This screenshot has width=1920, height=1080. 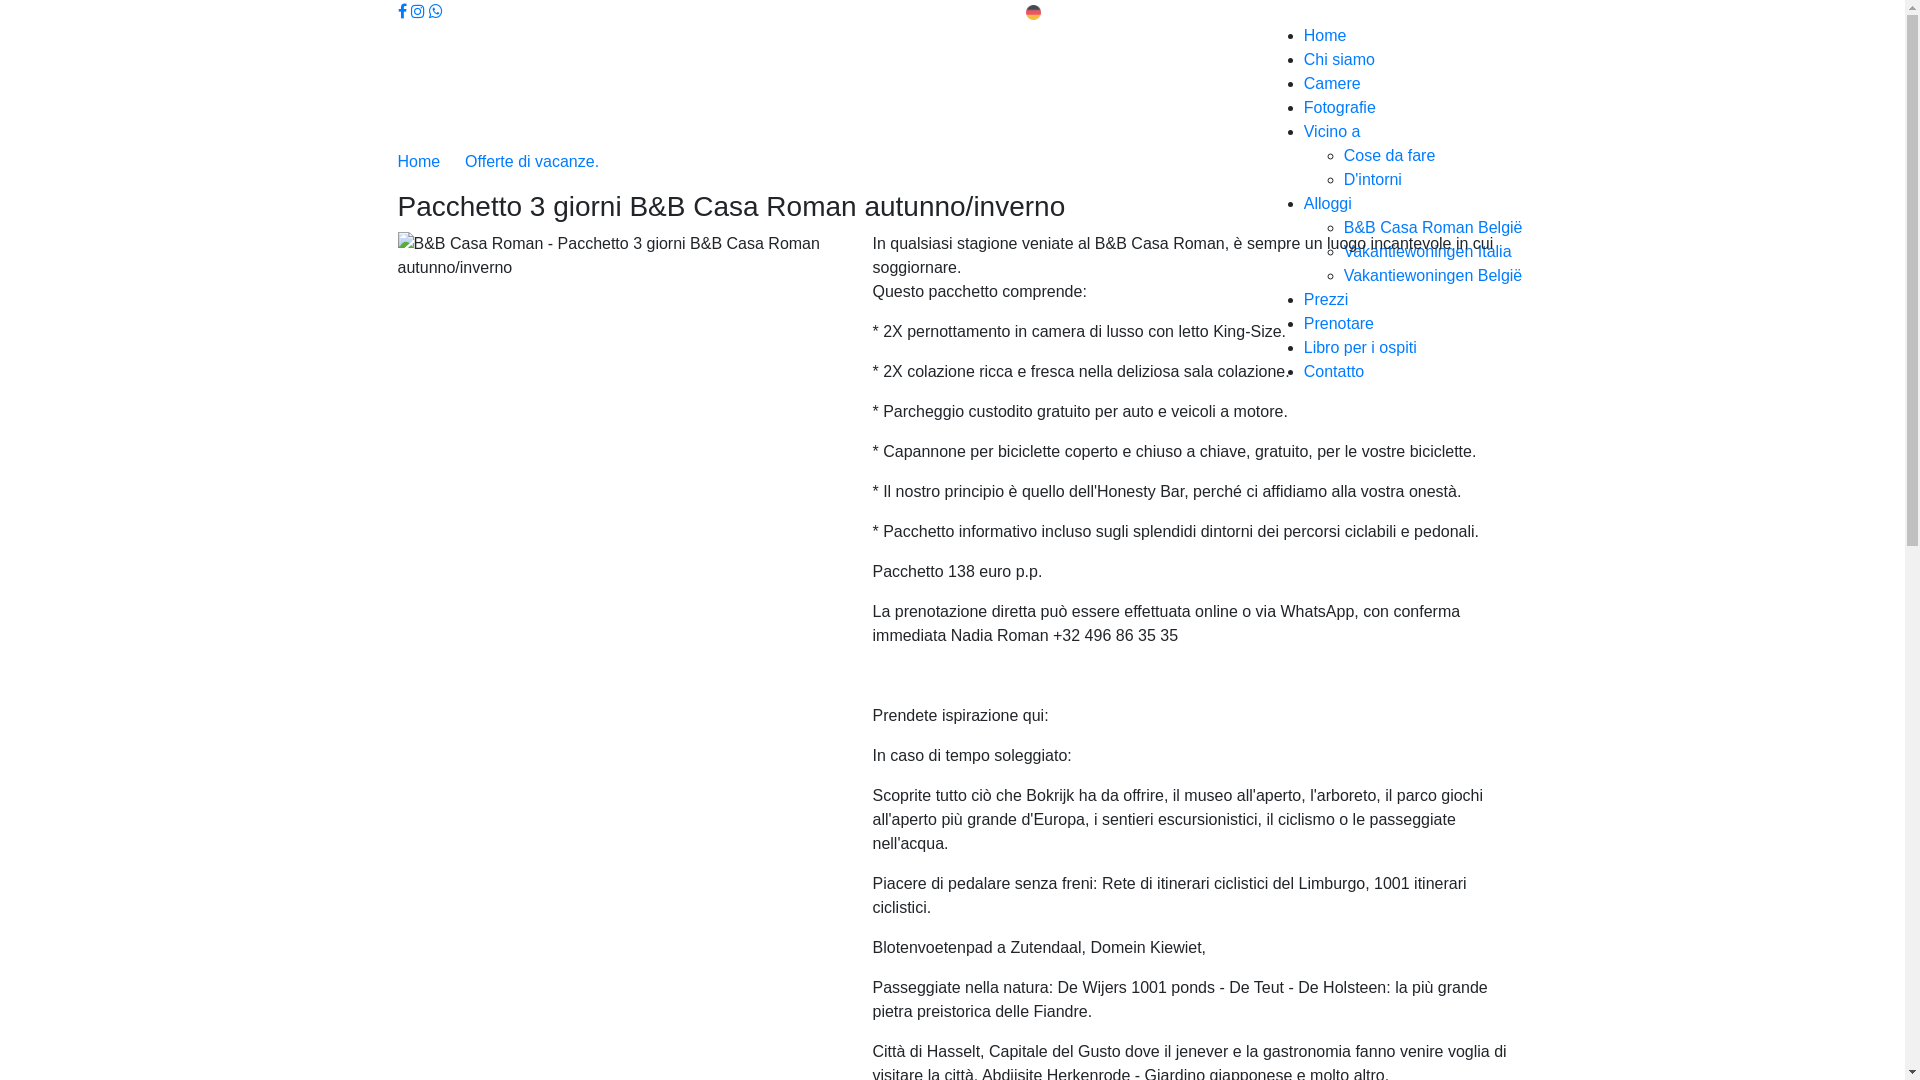 I want to click on 'Prenotare', so click(x=1339, y=322).